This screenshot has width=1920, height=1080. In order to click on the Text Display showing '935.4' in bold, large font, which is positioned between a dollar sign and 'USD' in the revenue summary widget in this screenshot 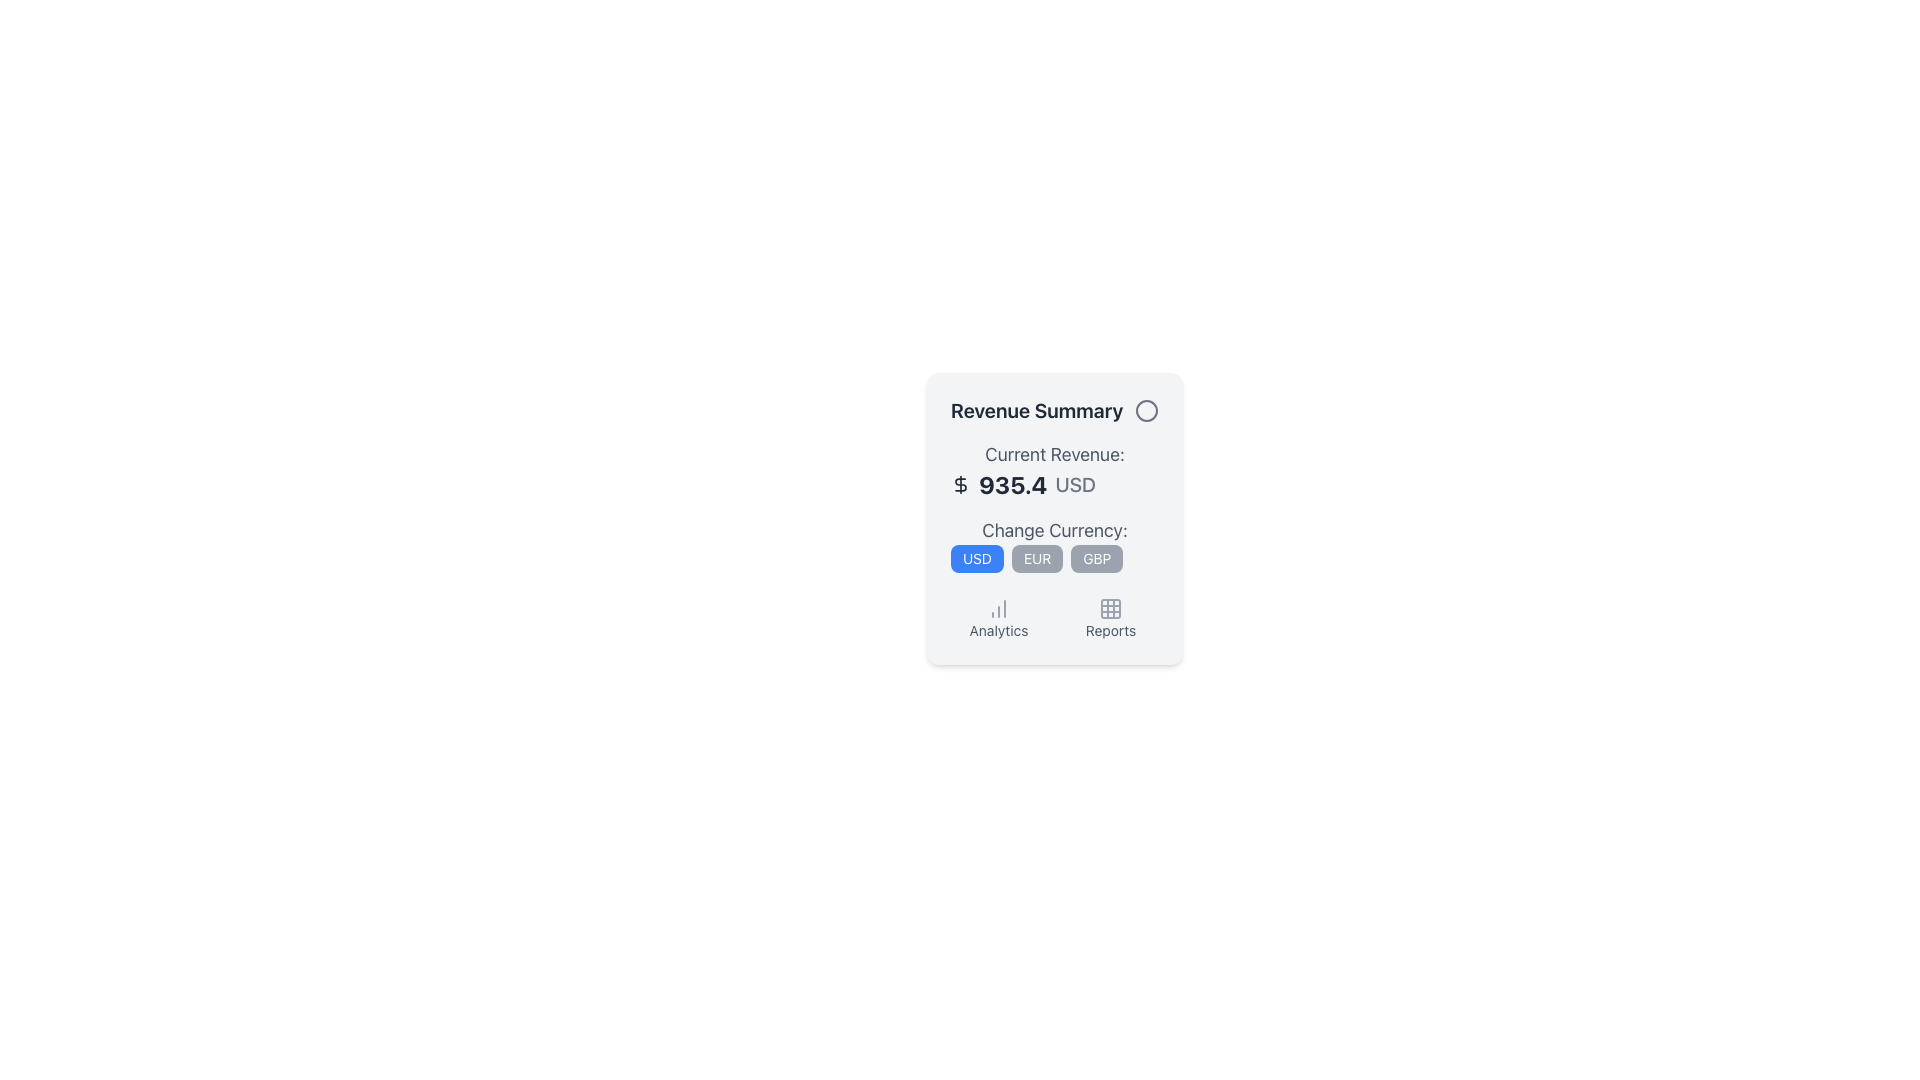, I will do `click(1013, 485)`.